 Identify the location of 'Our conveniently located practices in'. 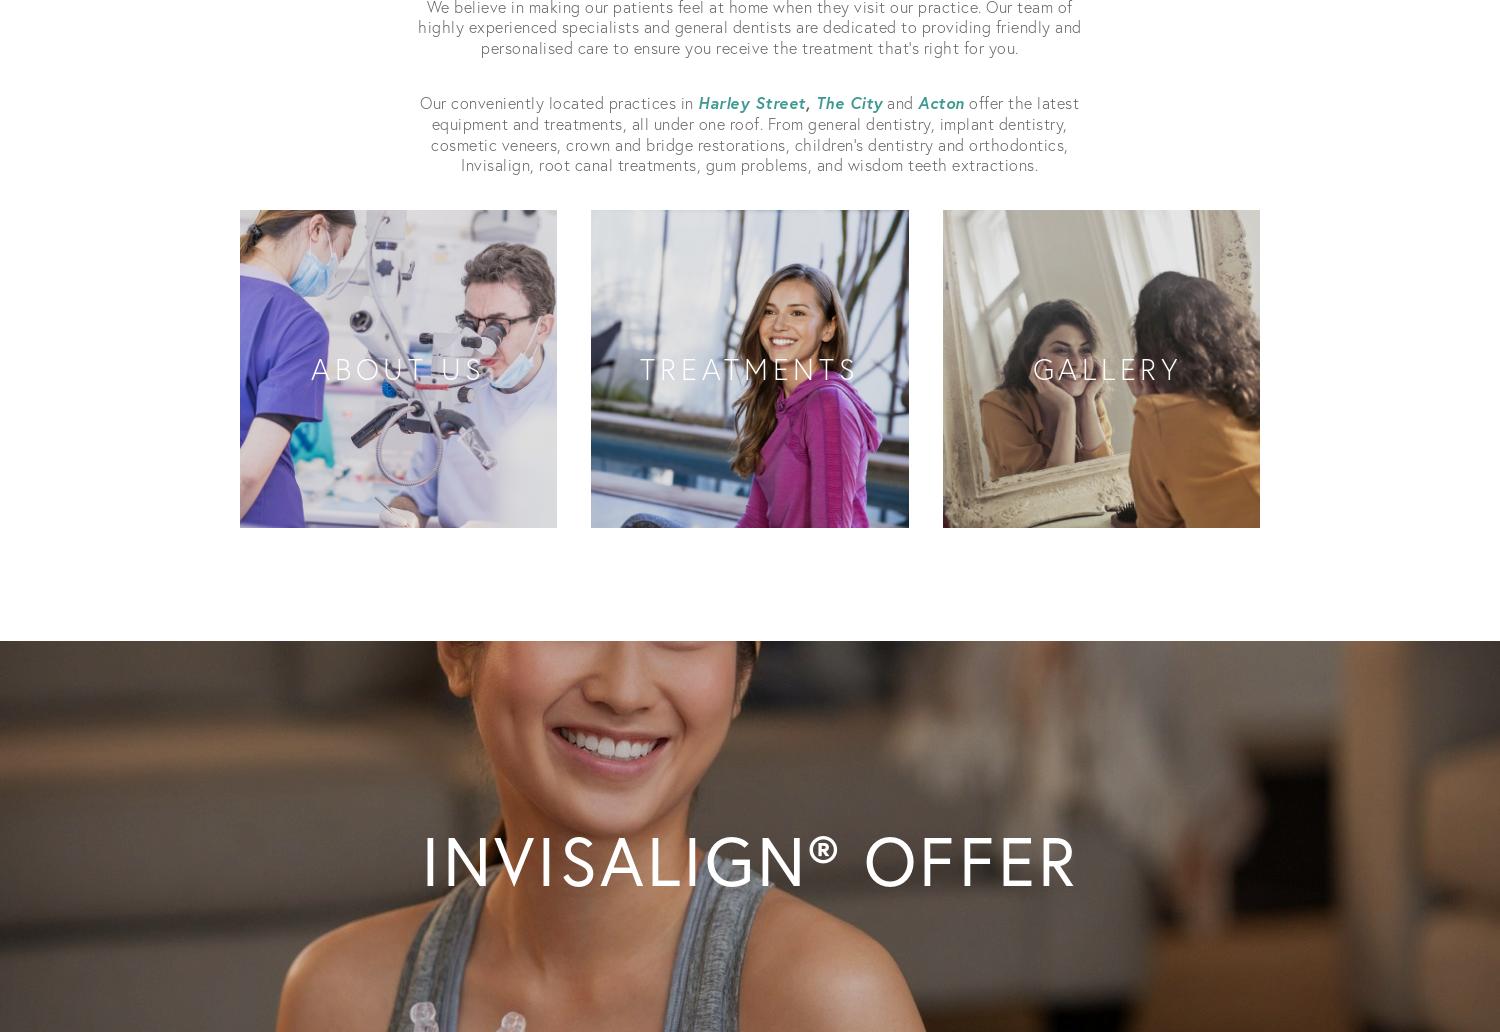
(559, 101).